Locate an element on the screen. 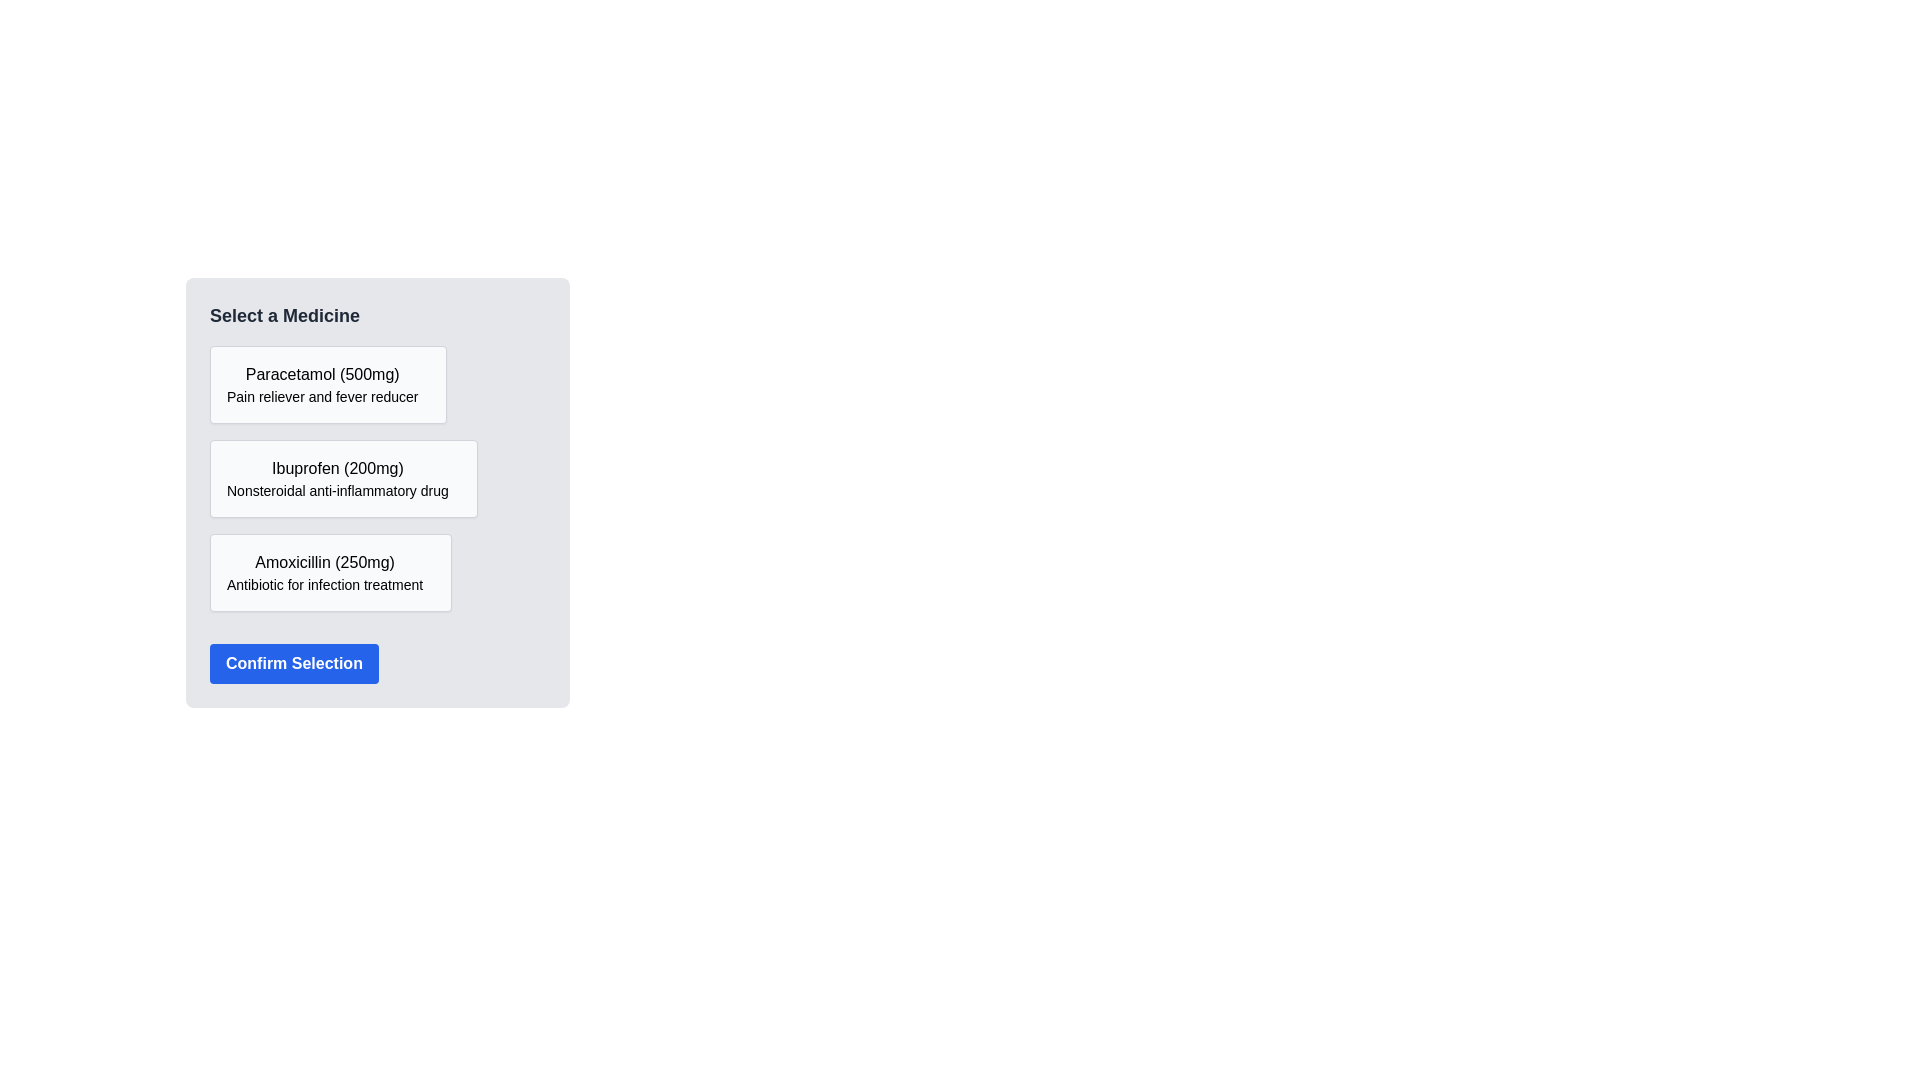 This screenshot has height=1080, width=1920. the text label identifying the medicine option 'Ibuprofen (200mg)', which is the first text element in the middle card of the vertical series of medicine options is located at coordinates (337, 469).